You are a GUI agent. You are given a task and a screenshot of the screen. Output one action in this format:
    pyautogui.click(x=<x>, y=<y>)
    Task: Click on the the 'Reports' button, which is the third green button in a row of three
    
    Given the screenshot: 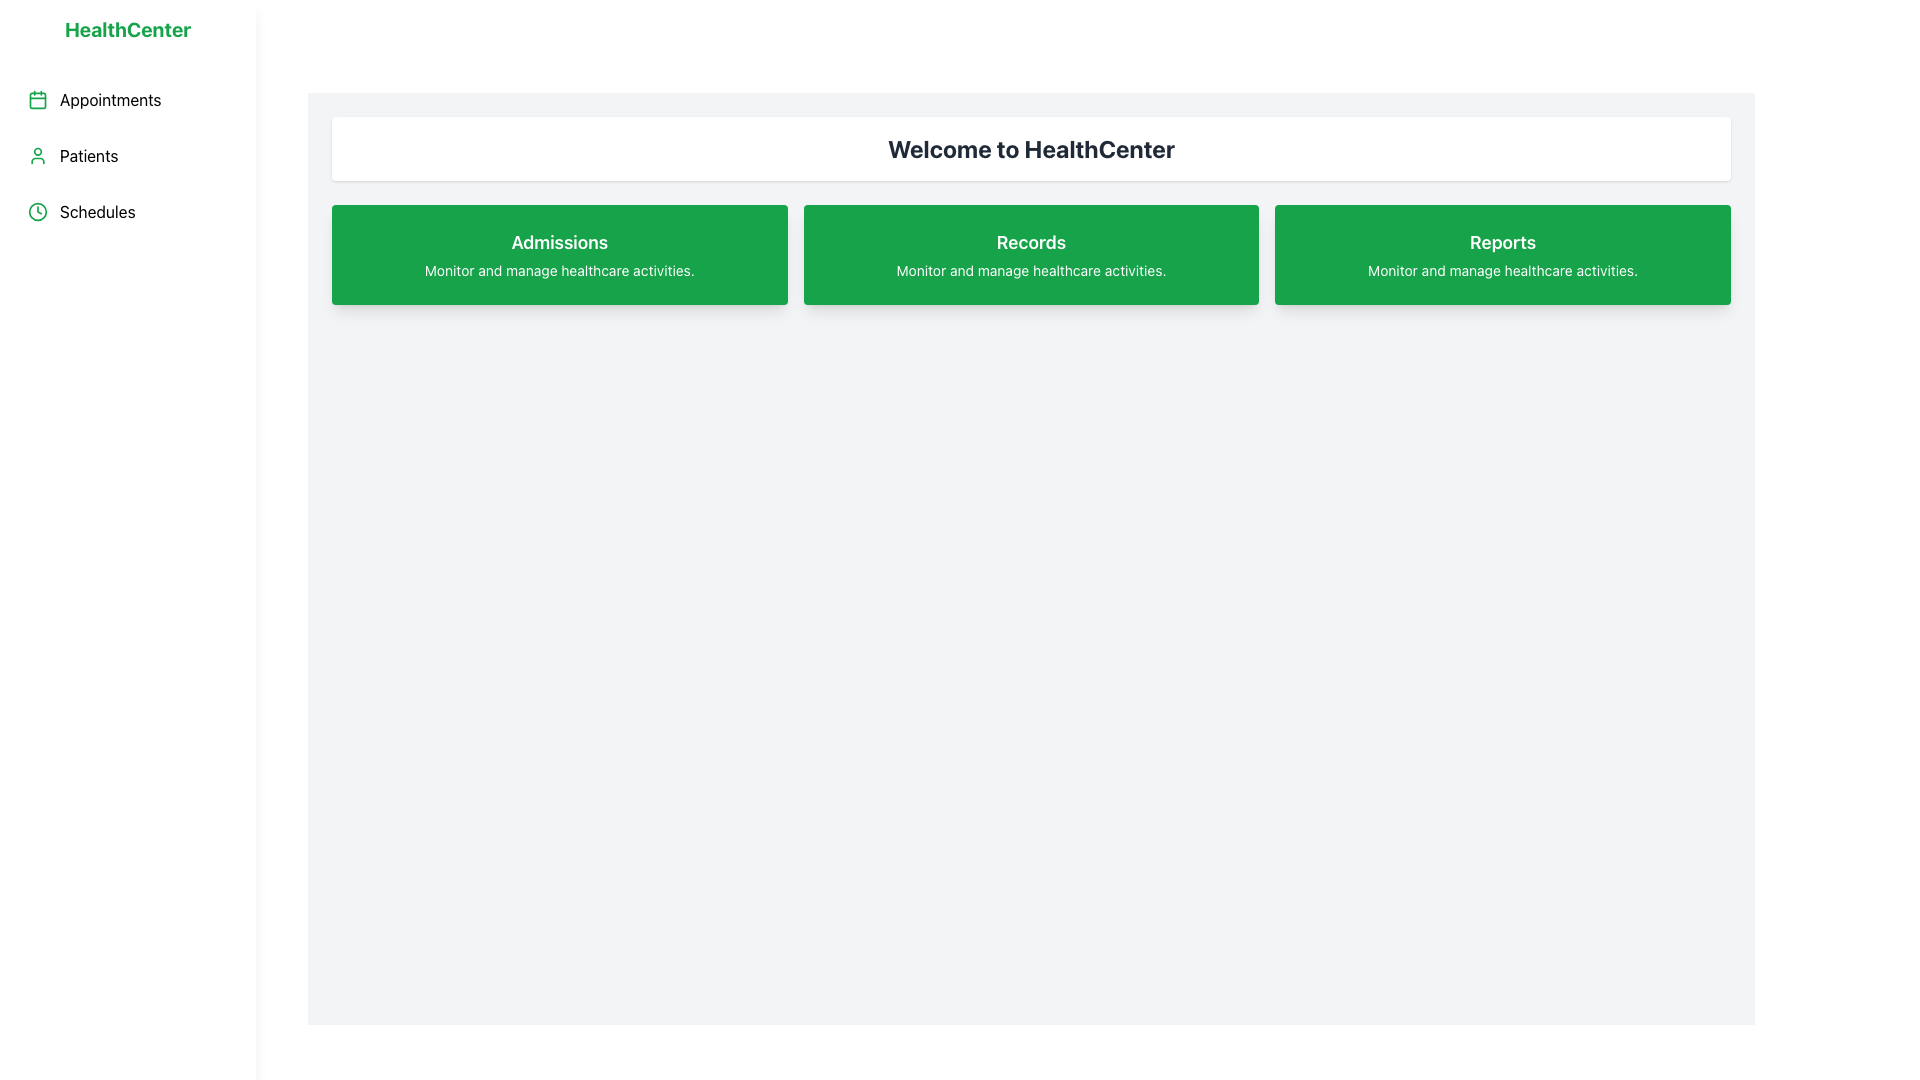 What is the action you would take?
    pyautogui.click(x=1503, y=253)
    